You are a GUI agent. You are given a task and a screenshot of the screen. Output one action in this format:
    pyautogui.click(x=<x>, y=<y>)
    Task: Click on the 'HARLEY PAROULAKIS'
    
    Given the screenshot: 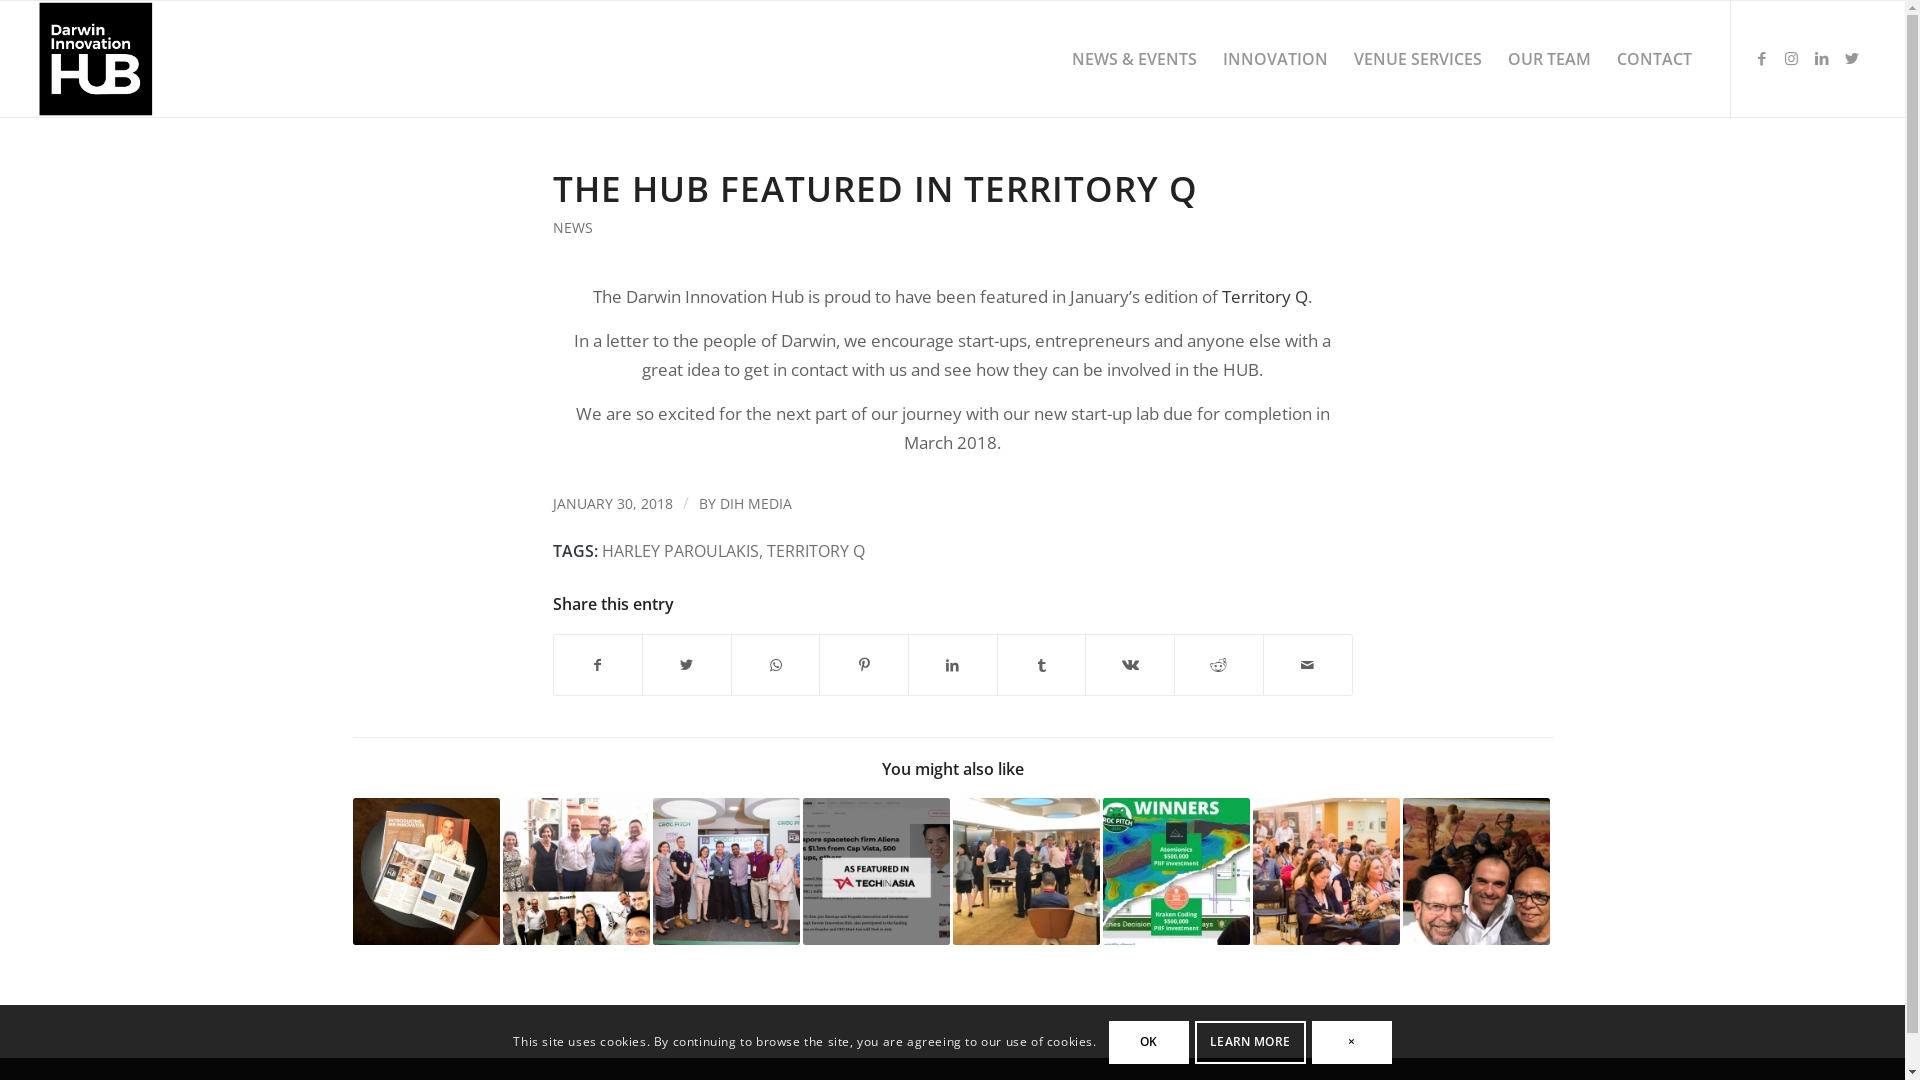 What is the action you would take?
    pyautogui.click(x=680, y=551)
    